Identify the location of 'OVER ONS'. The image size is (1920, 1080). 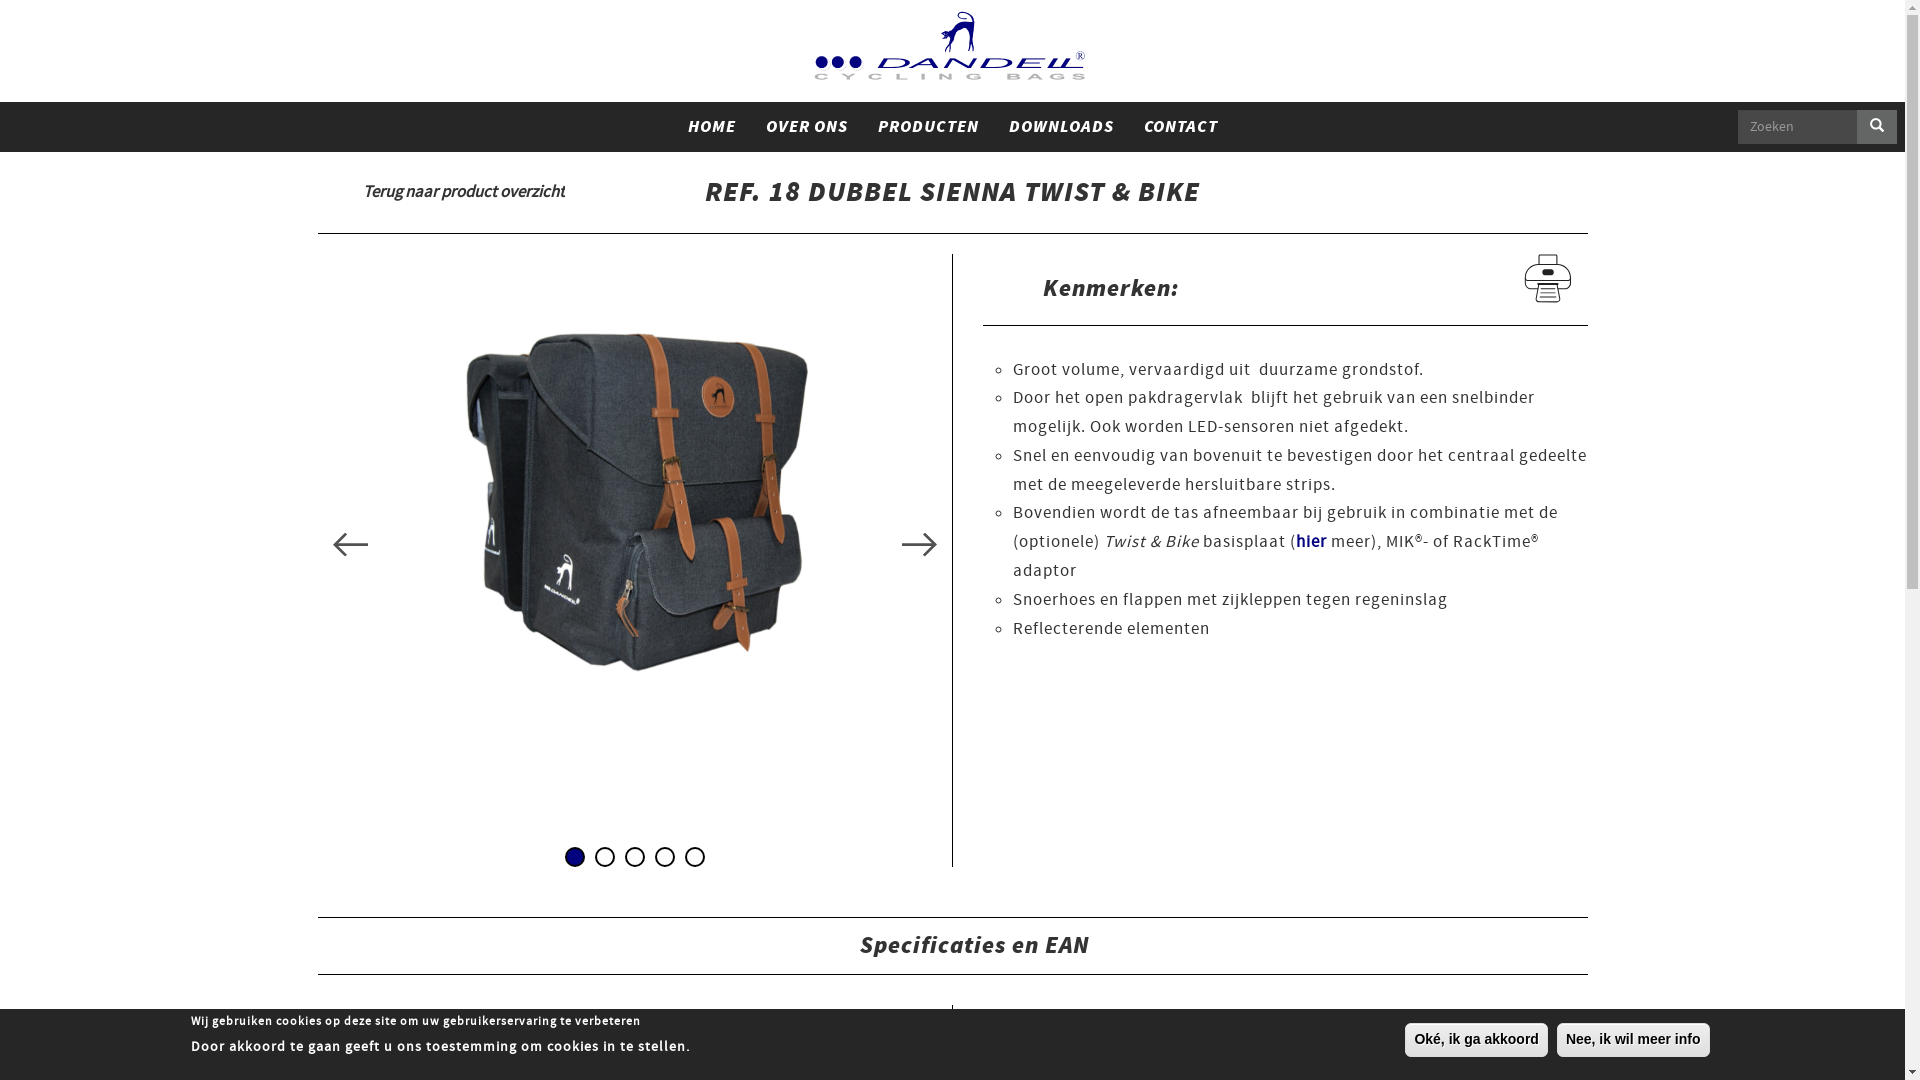
(806, 127).